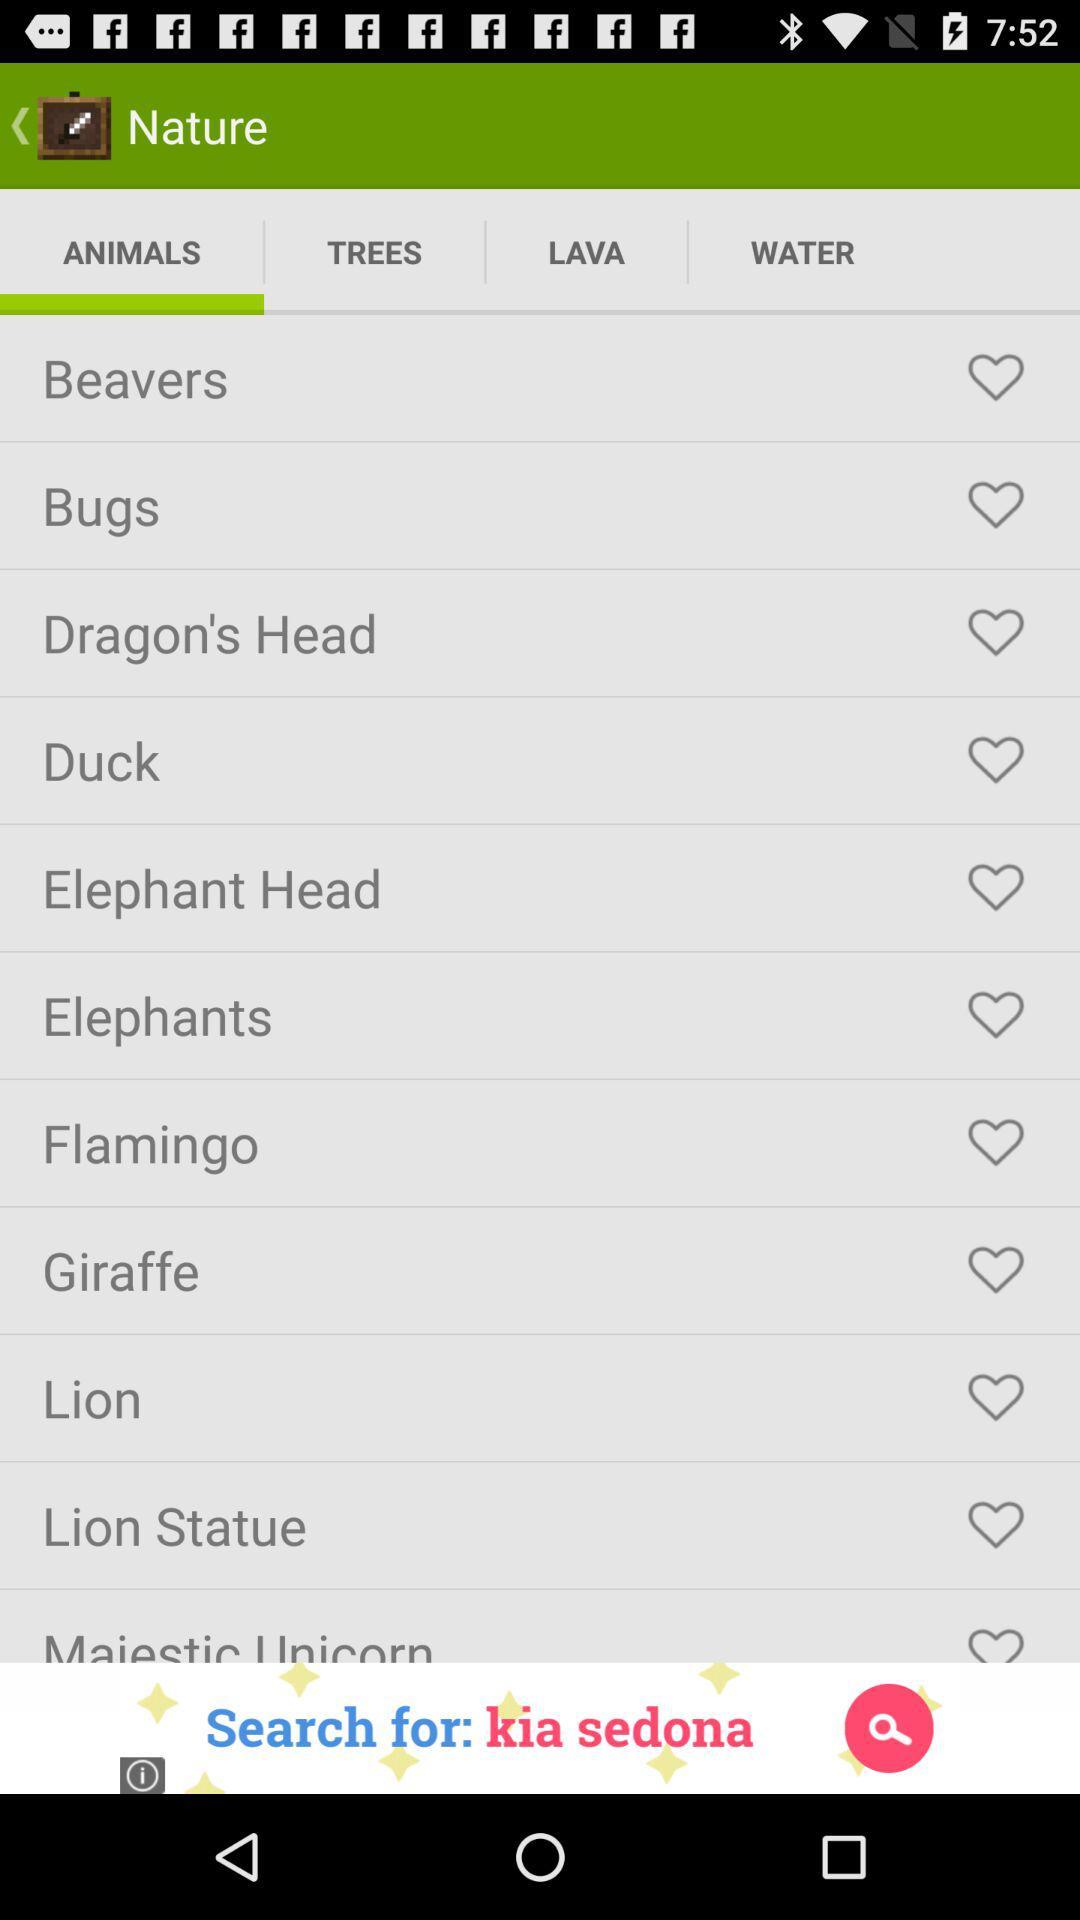 The image size is (1080, 1920). Describe the element at coordinates (540, 1727) in the screenshot. I see `search` at that location.